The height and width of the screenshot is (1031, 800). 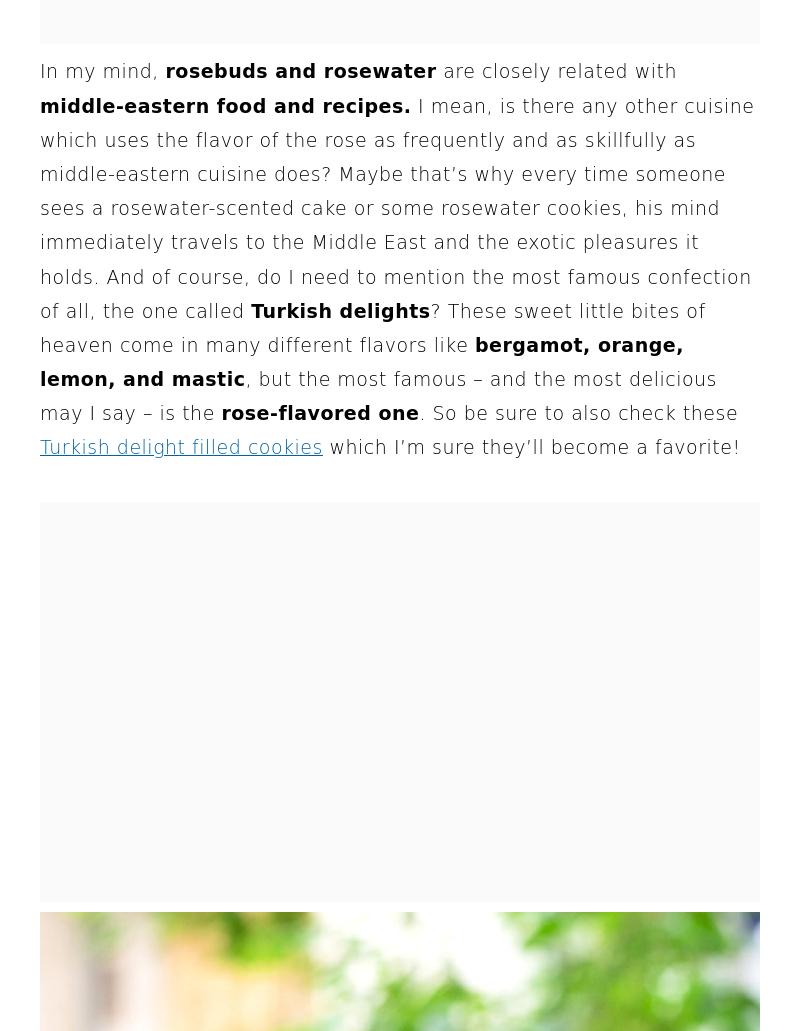 I want to click on 'which I’m sure they’ll become a favorite!', so click(x=530, y=447).